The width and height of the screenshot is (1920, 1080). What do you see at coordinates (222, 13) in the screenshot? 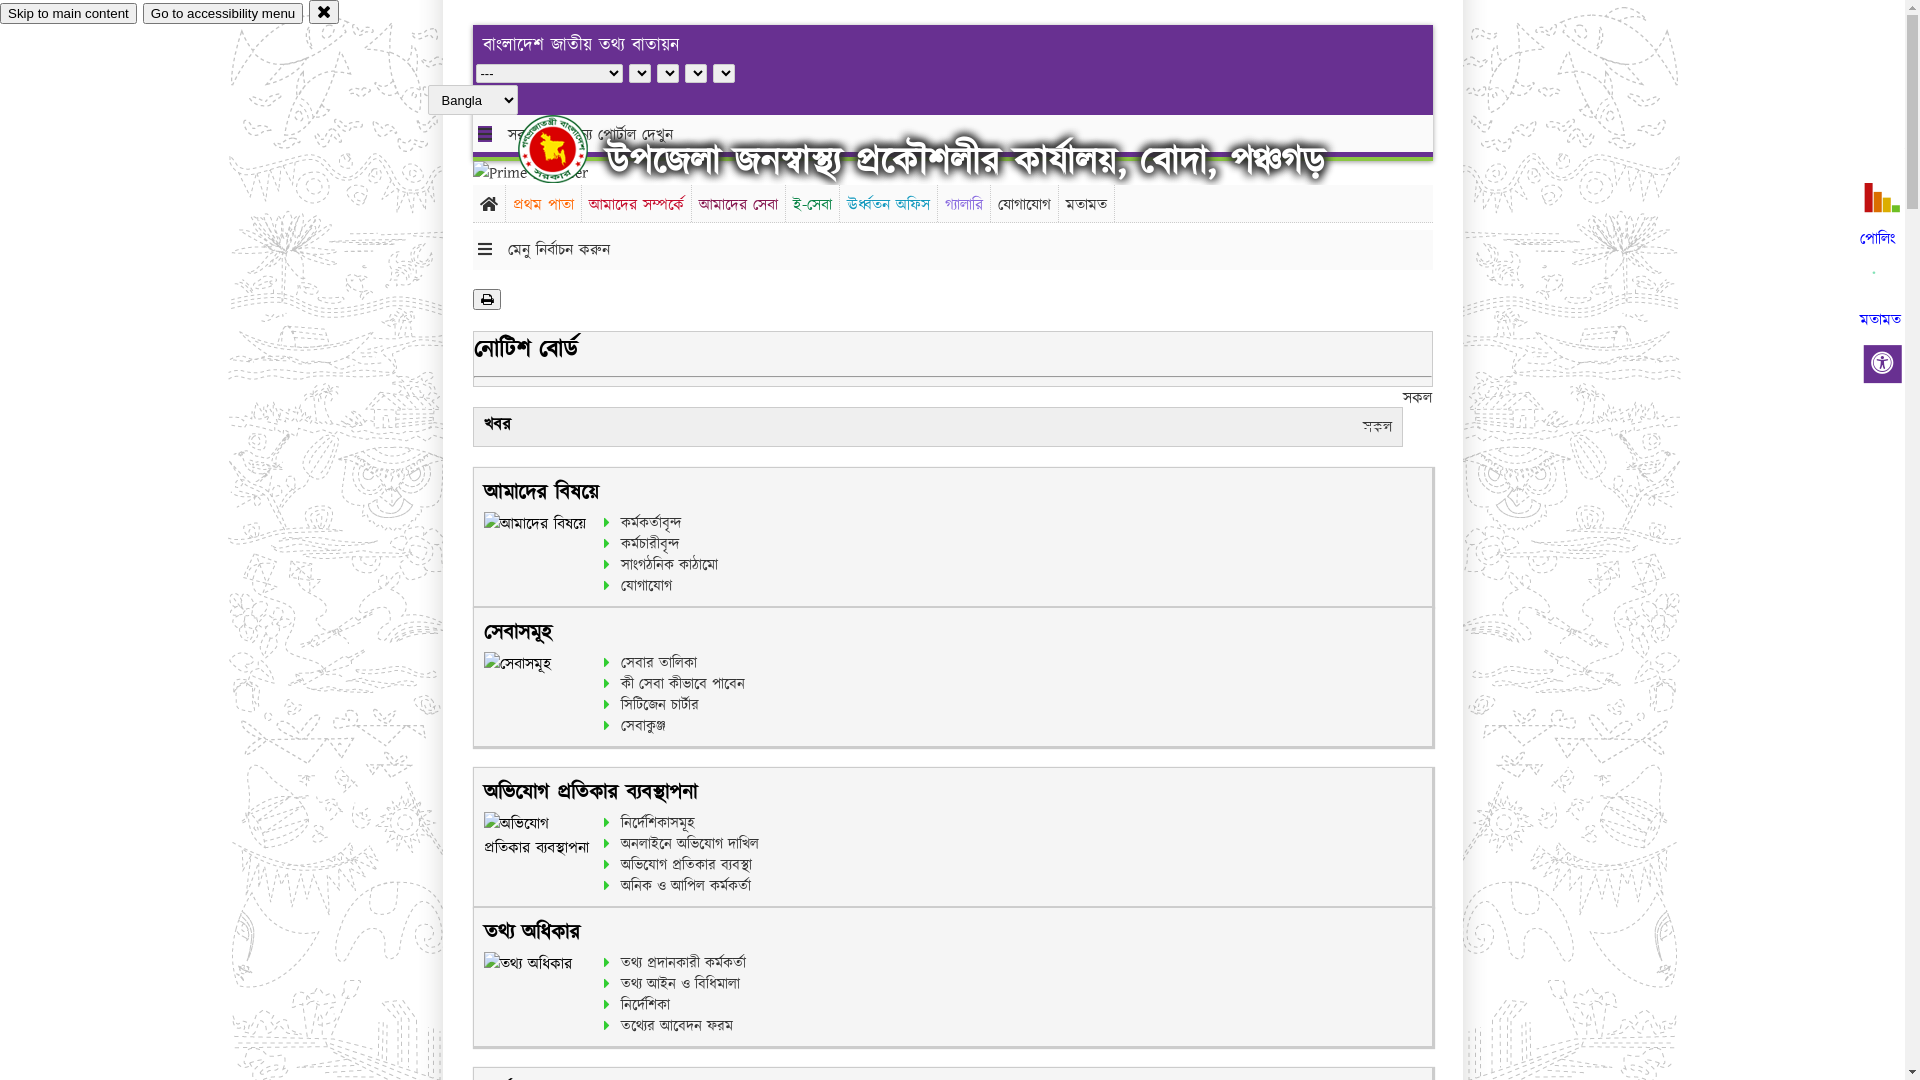
I see `'Go to accessibility menu'` at bounding box center [222, 13].